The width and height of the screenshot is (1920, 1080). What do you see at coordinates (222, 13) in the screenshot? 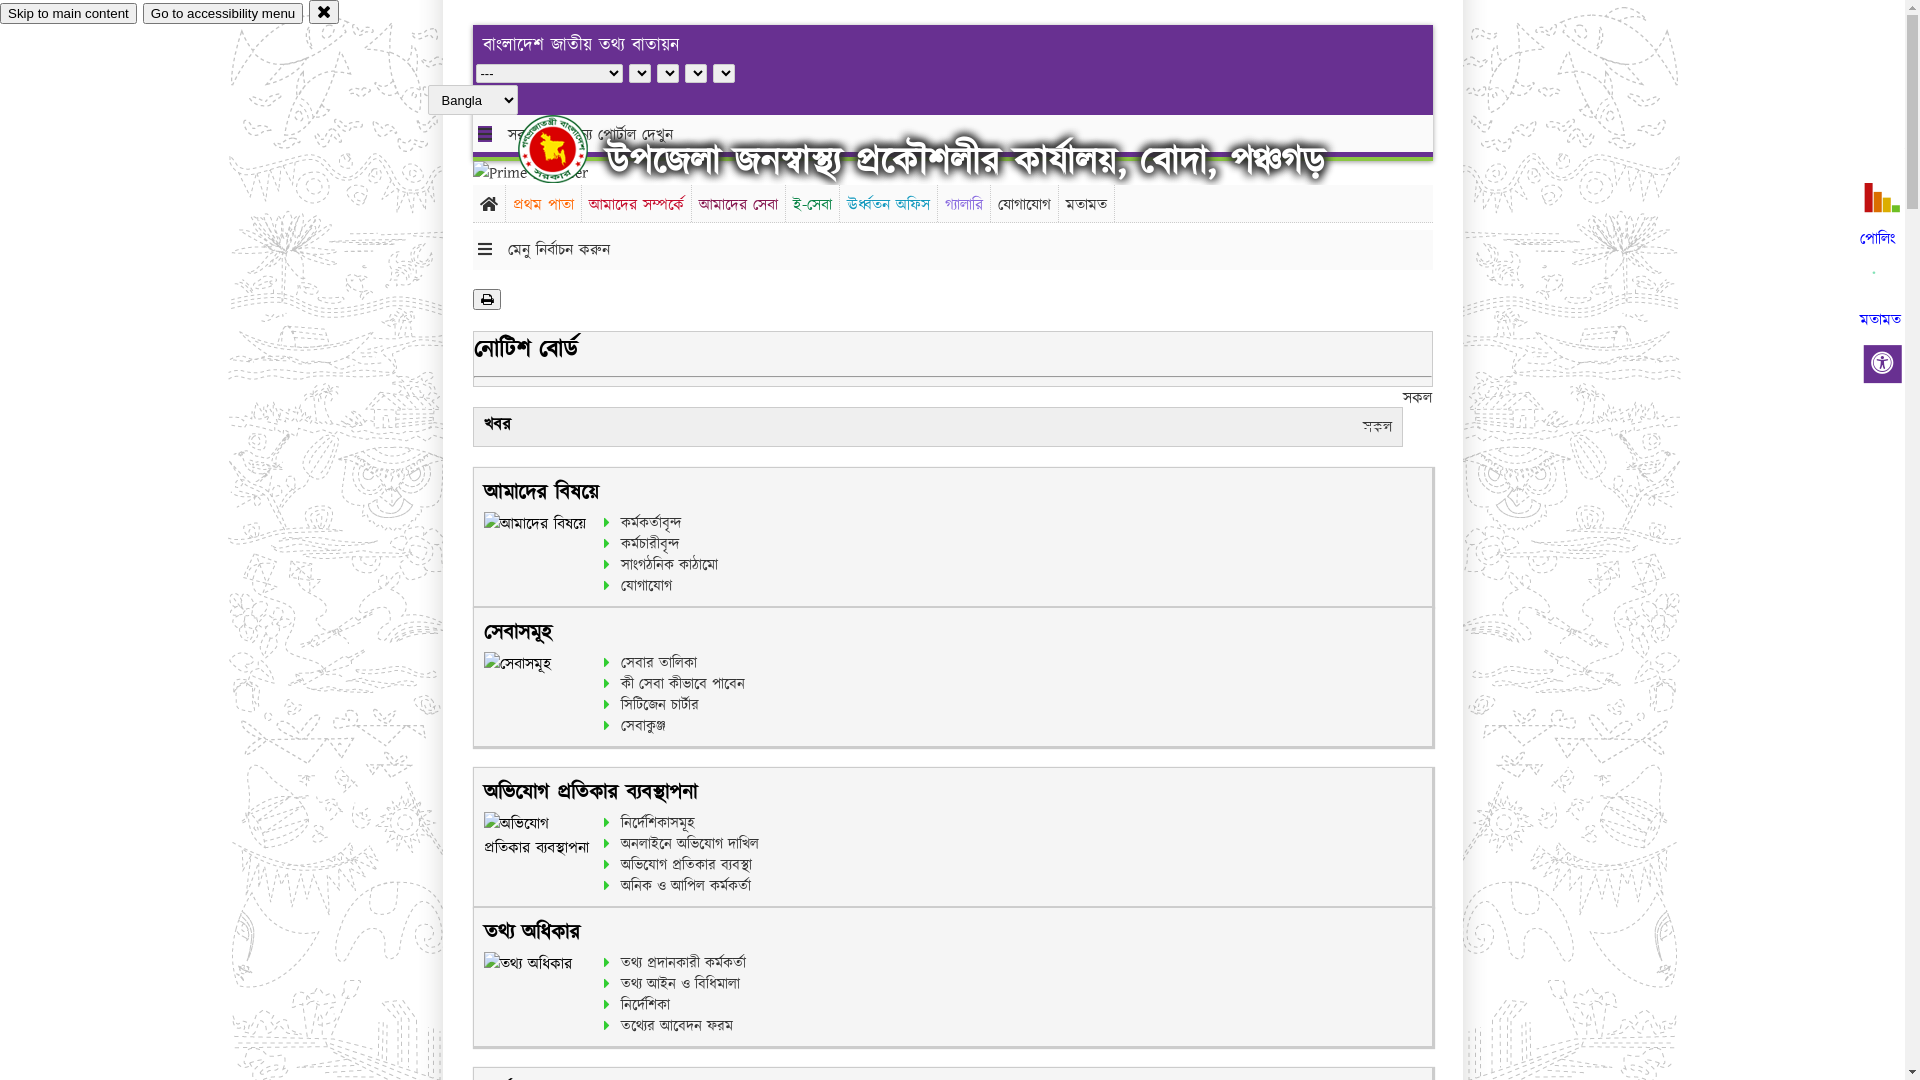
I see `'Go to accessibility menu'` at bounding box center [222, 13].